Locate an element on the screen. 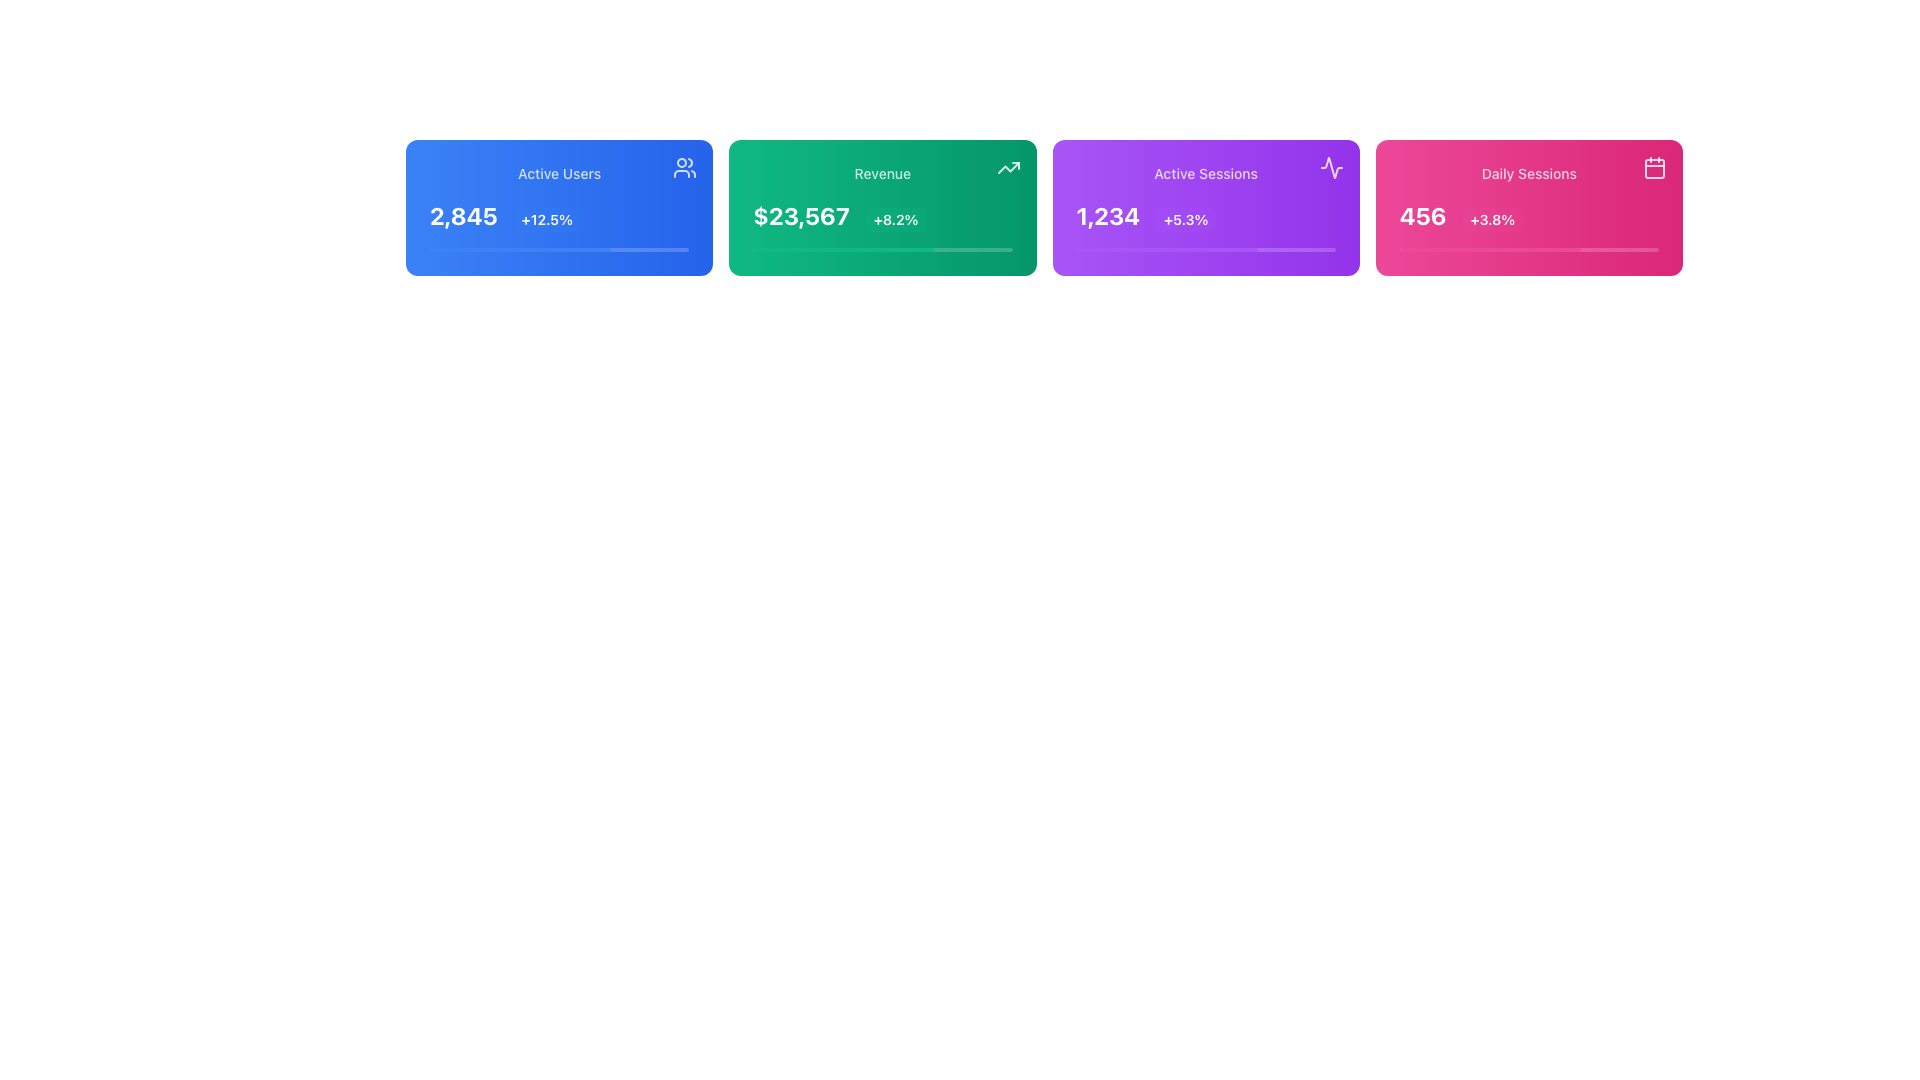 The width and height of the screenshot is (1920, 1080). blue progress bar that is partially filled to approximately 70% within the 'Active Users' card located in the top left corner of the interface is located at coordinates (520, 249).